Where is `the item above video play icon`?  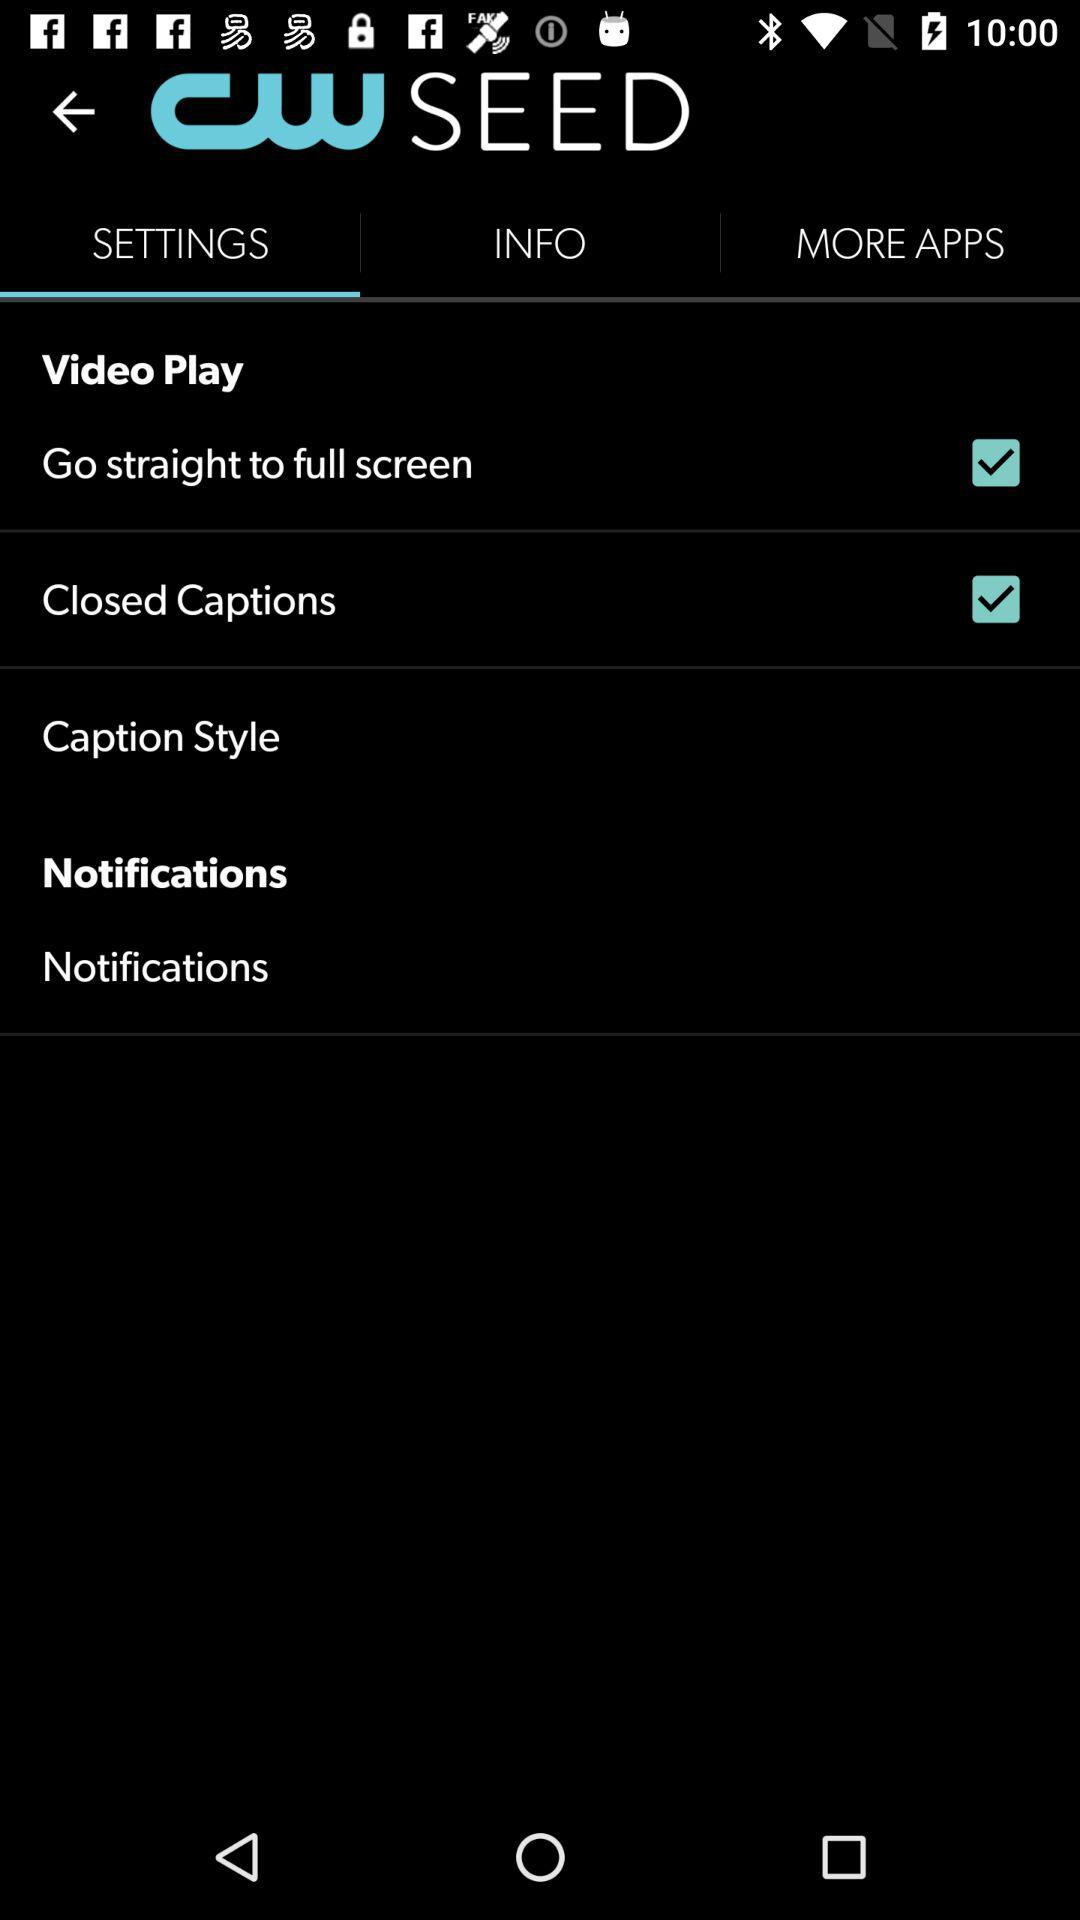 the item above video play icon is located at coordinates (540, 242).